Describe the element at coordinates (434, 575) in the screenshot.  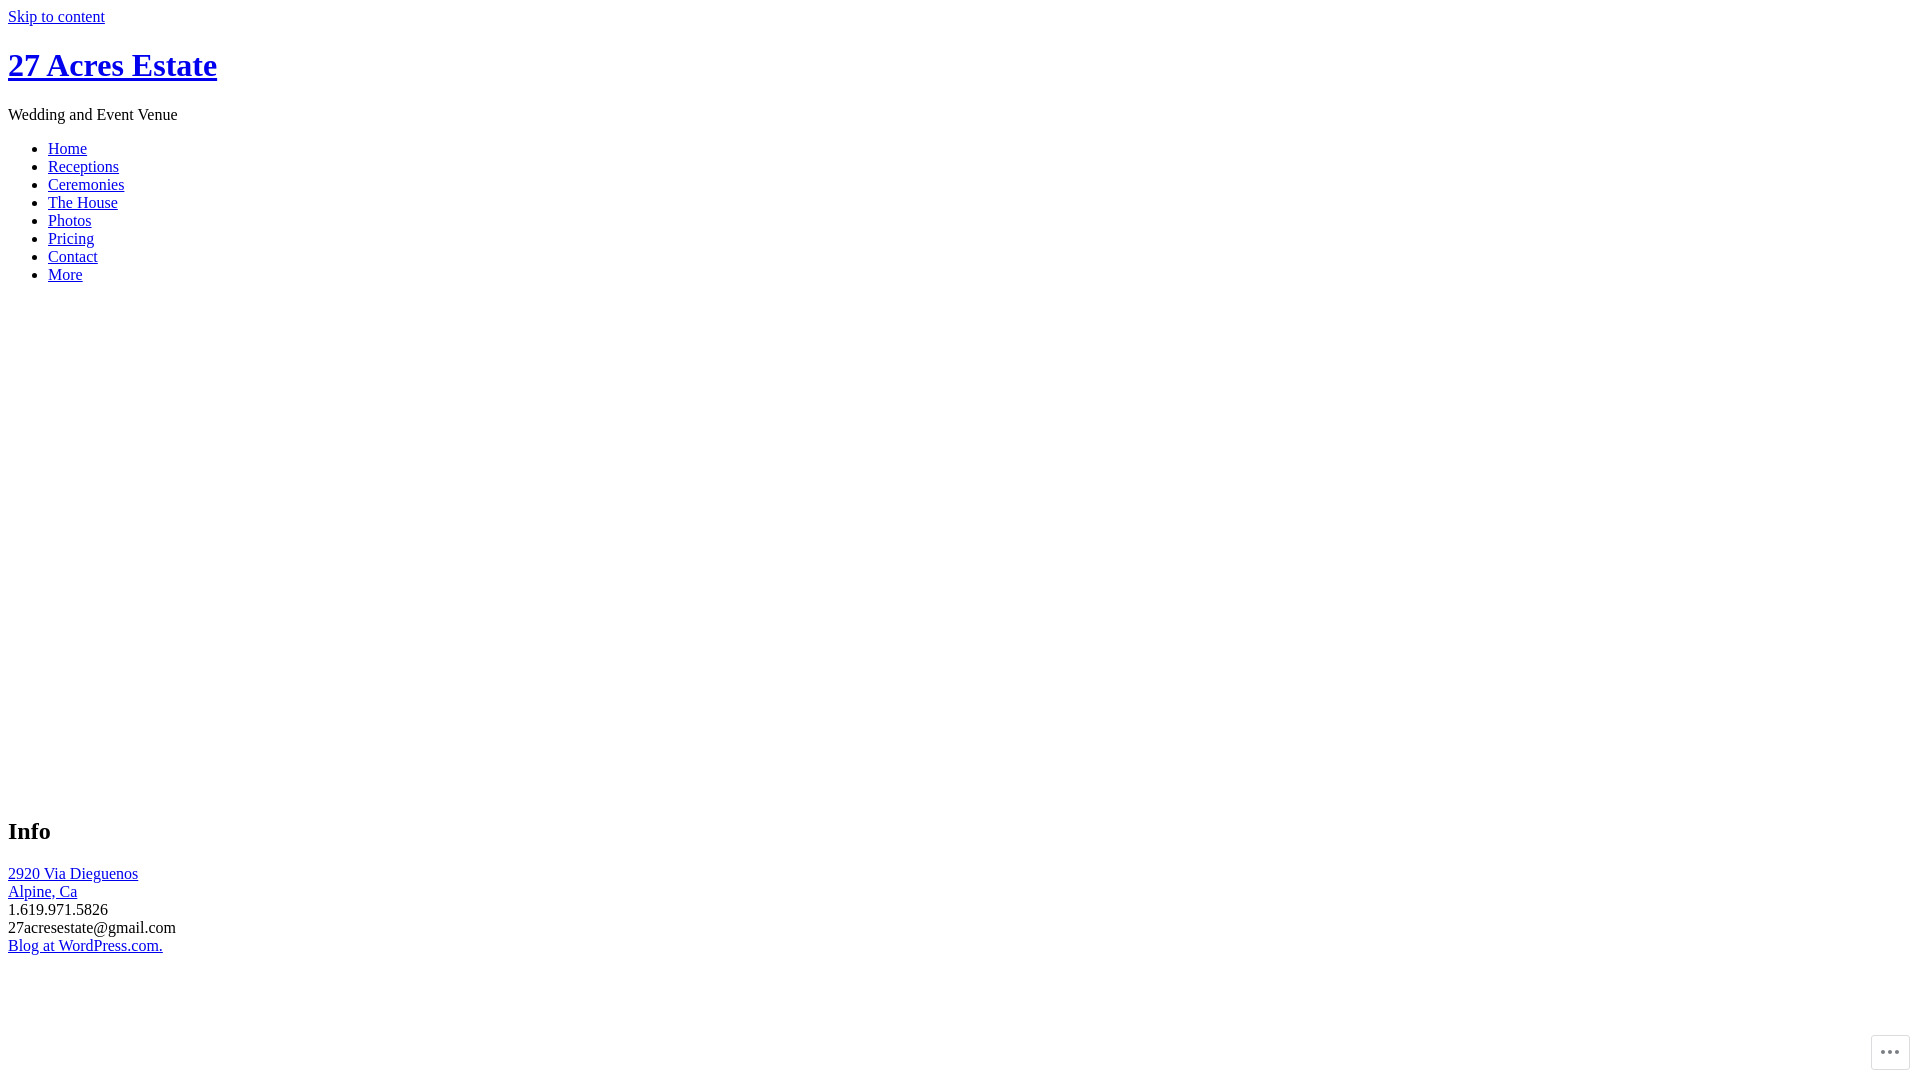
I see `'VideoPress Video Player'` at that location.